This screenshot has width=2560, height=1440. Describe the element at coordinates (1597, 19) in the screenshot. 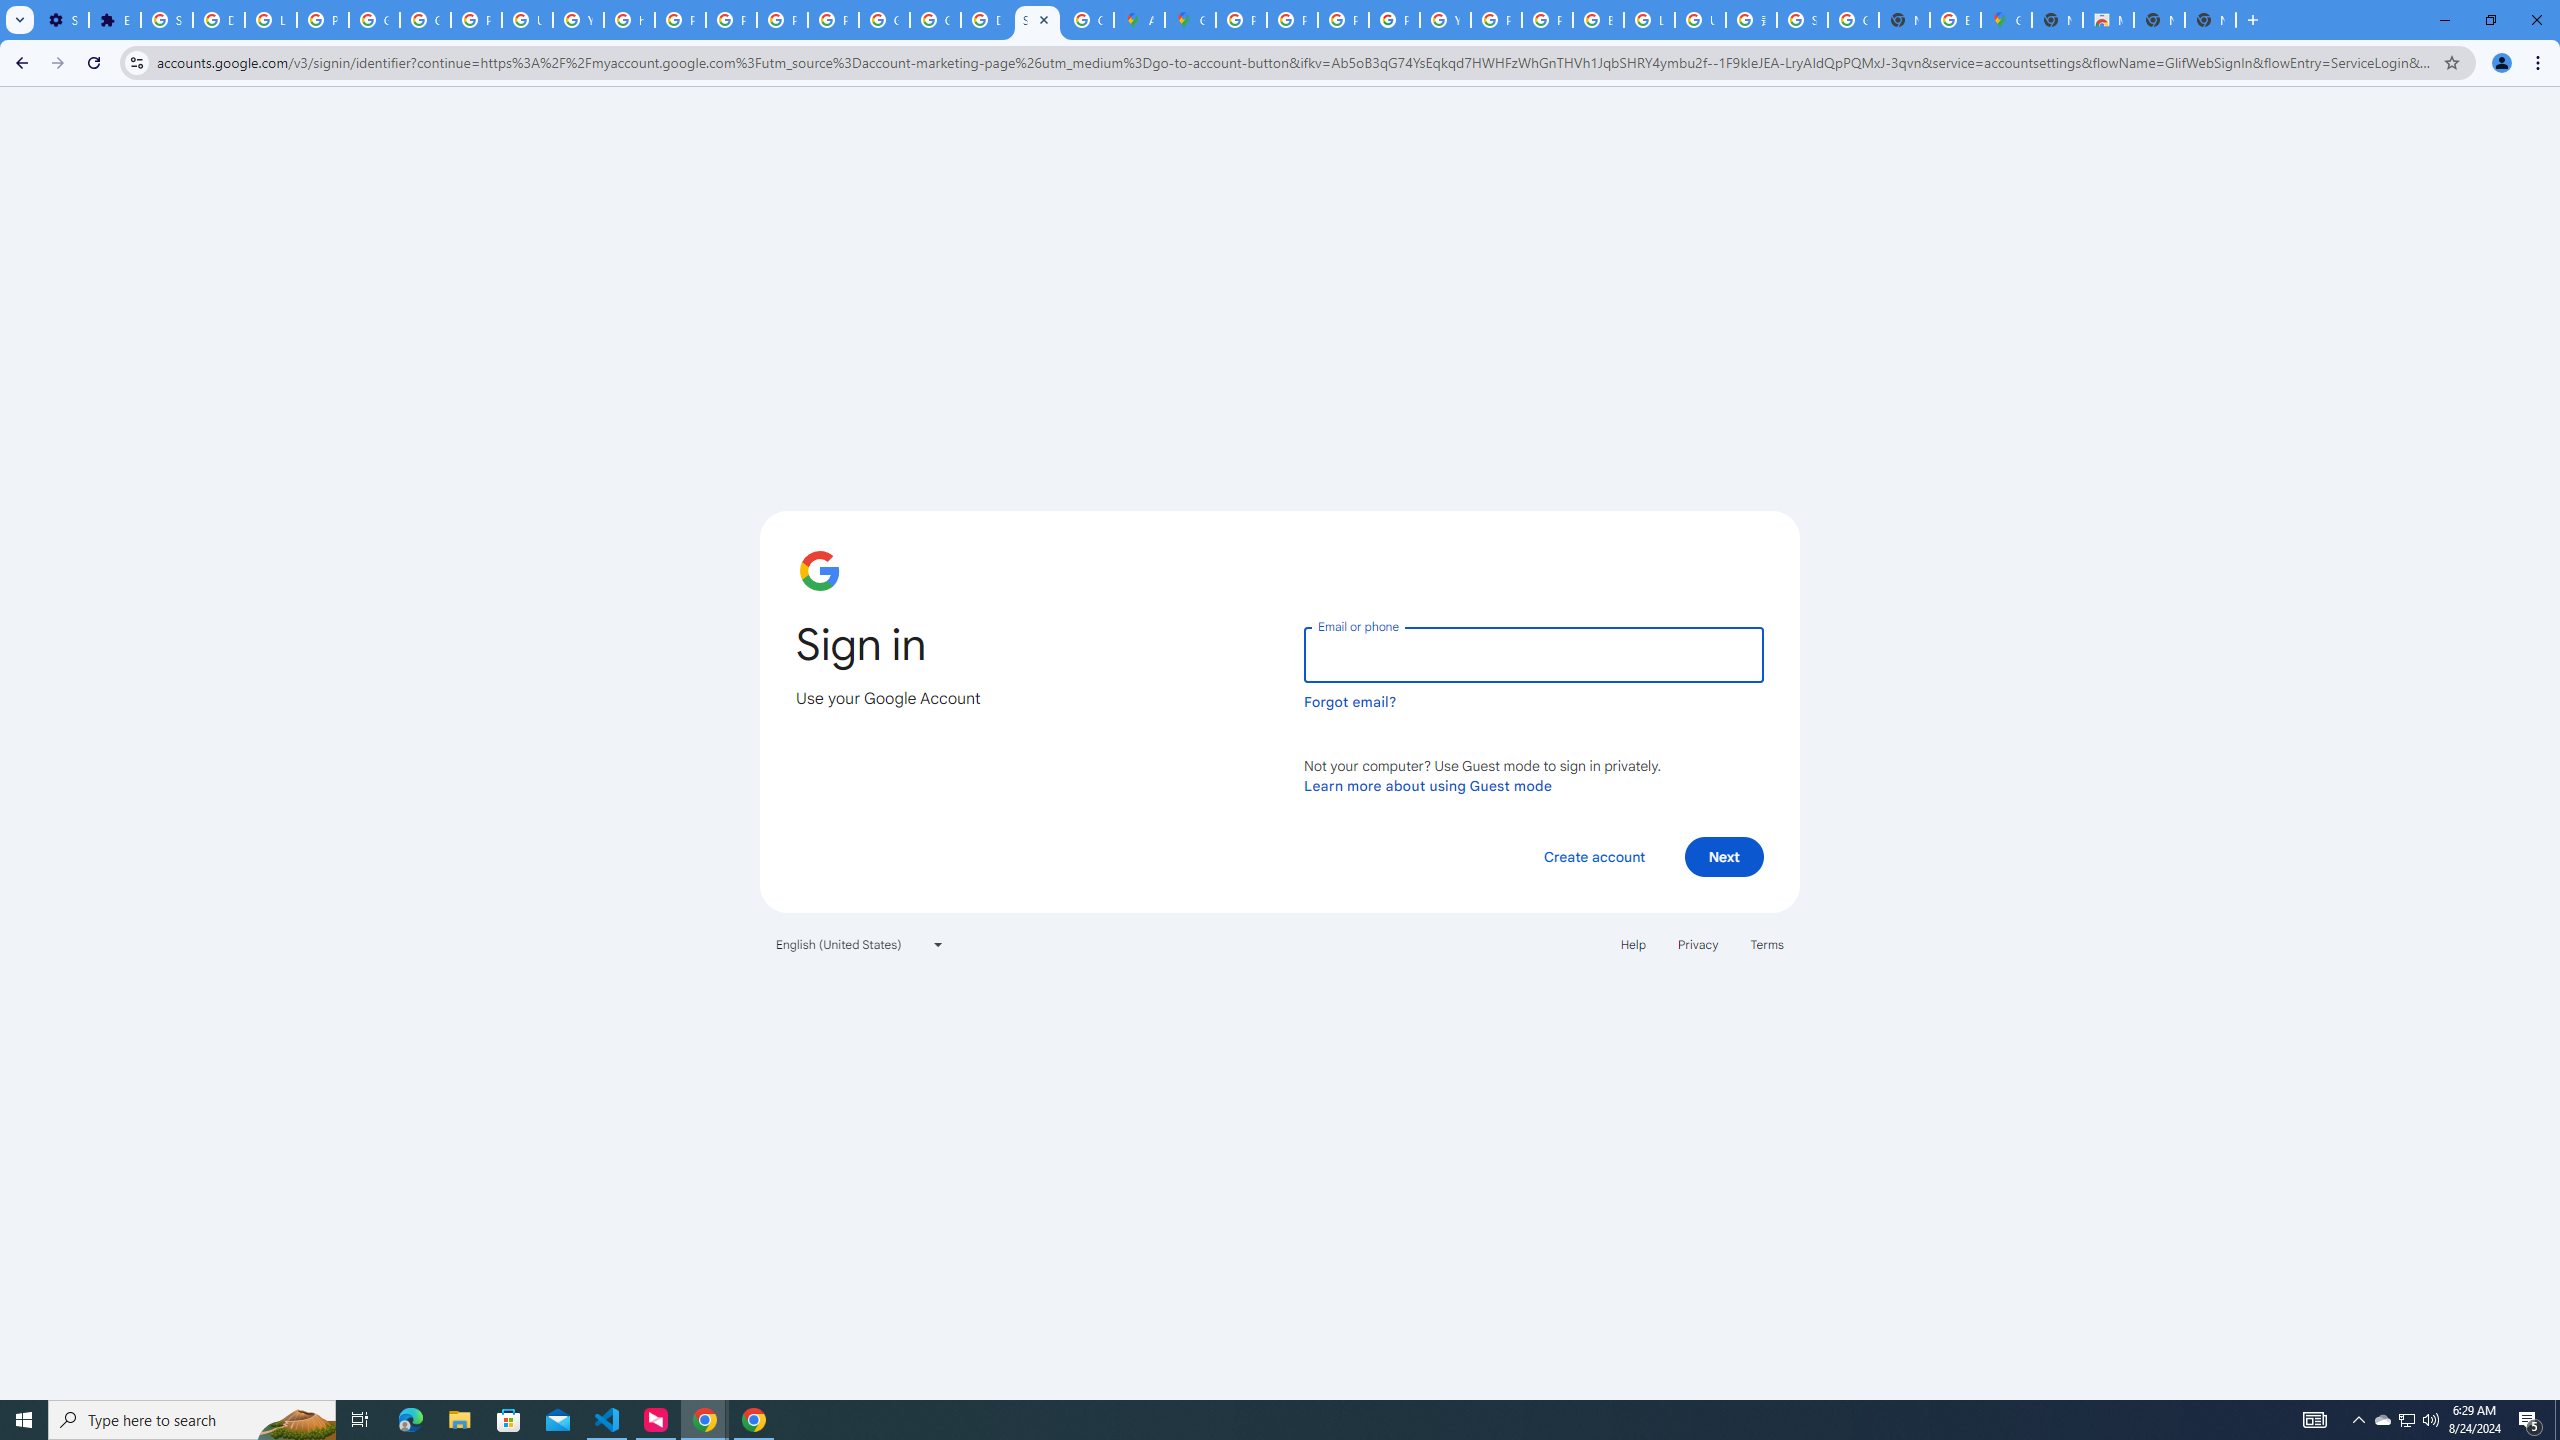

I see `'Browse Chrome as a guest - Computer - Google Chrome Help'` at that location.